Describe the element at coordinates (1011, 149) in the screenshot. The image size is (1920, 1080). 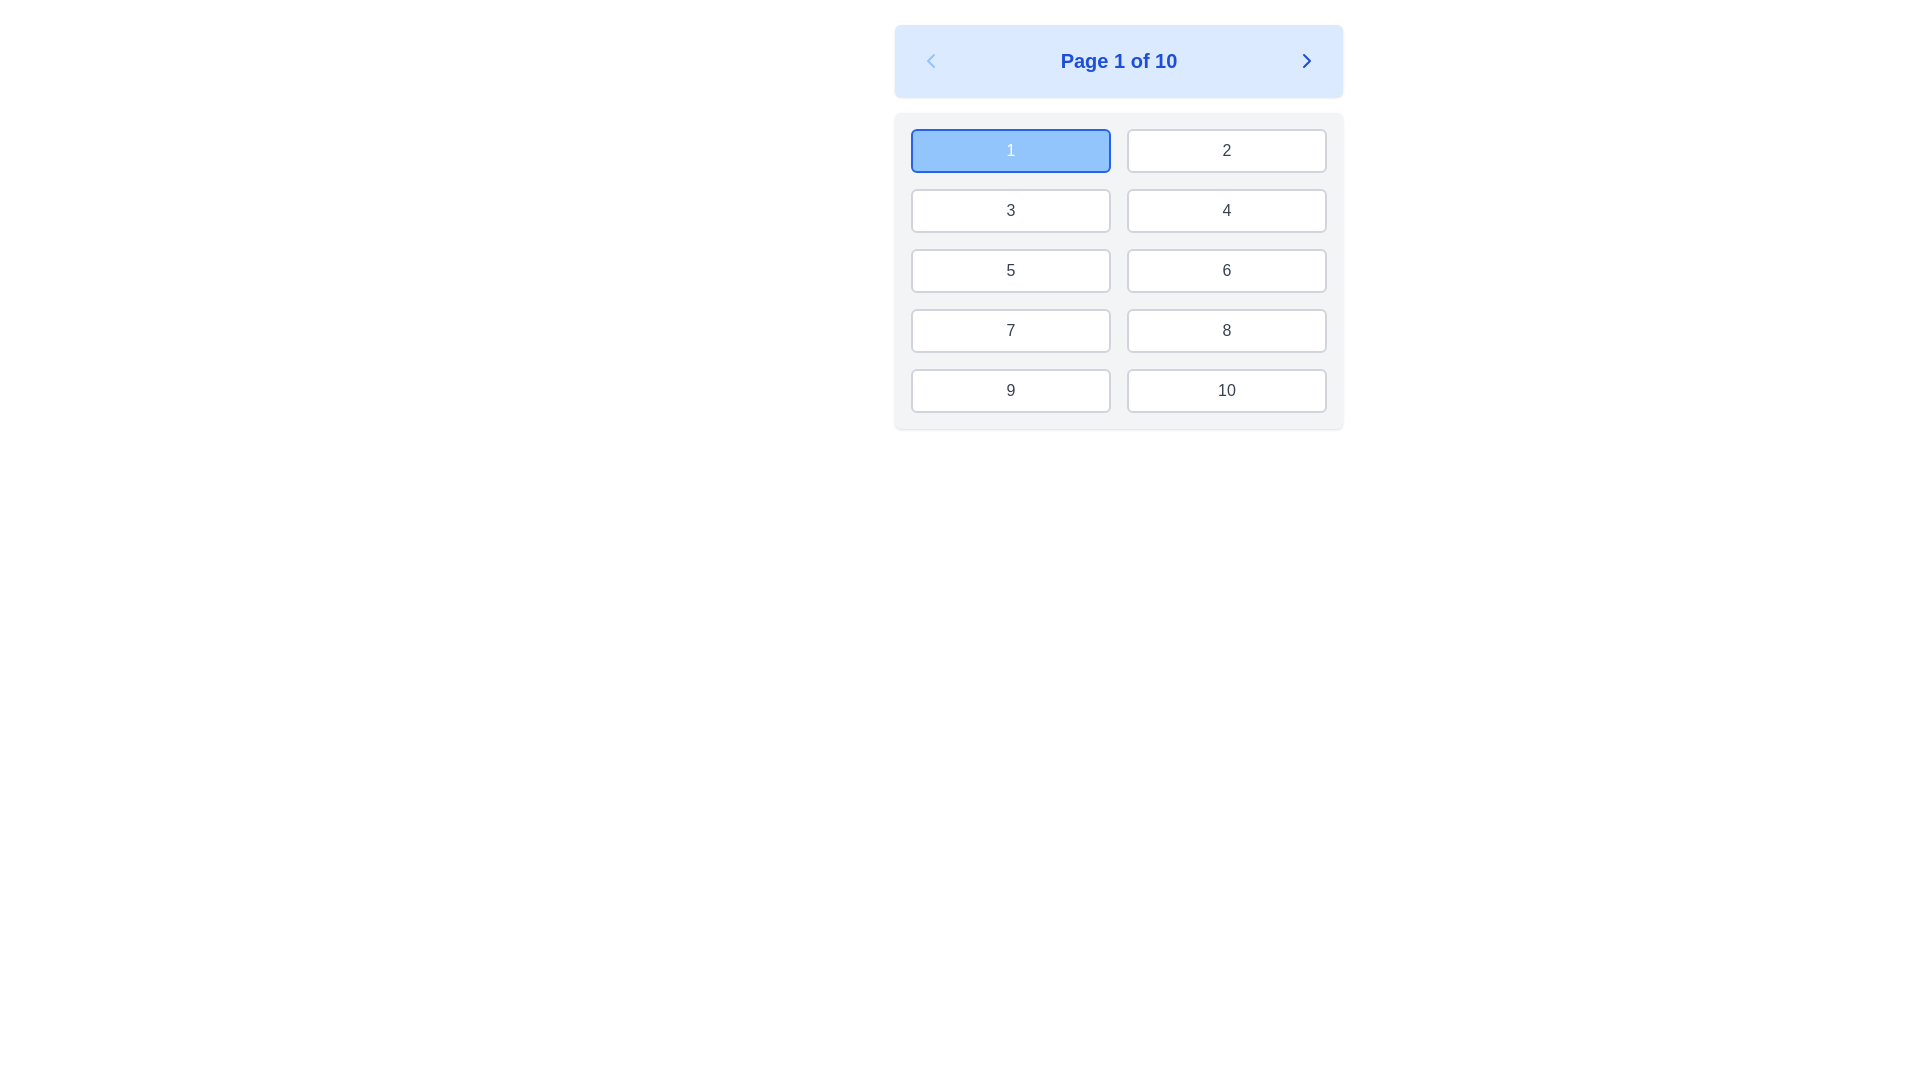
I see `the first button in the grid layout used for pagination or item selection` at that location.